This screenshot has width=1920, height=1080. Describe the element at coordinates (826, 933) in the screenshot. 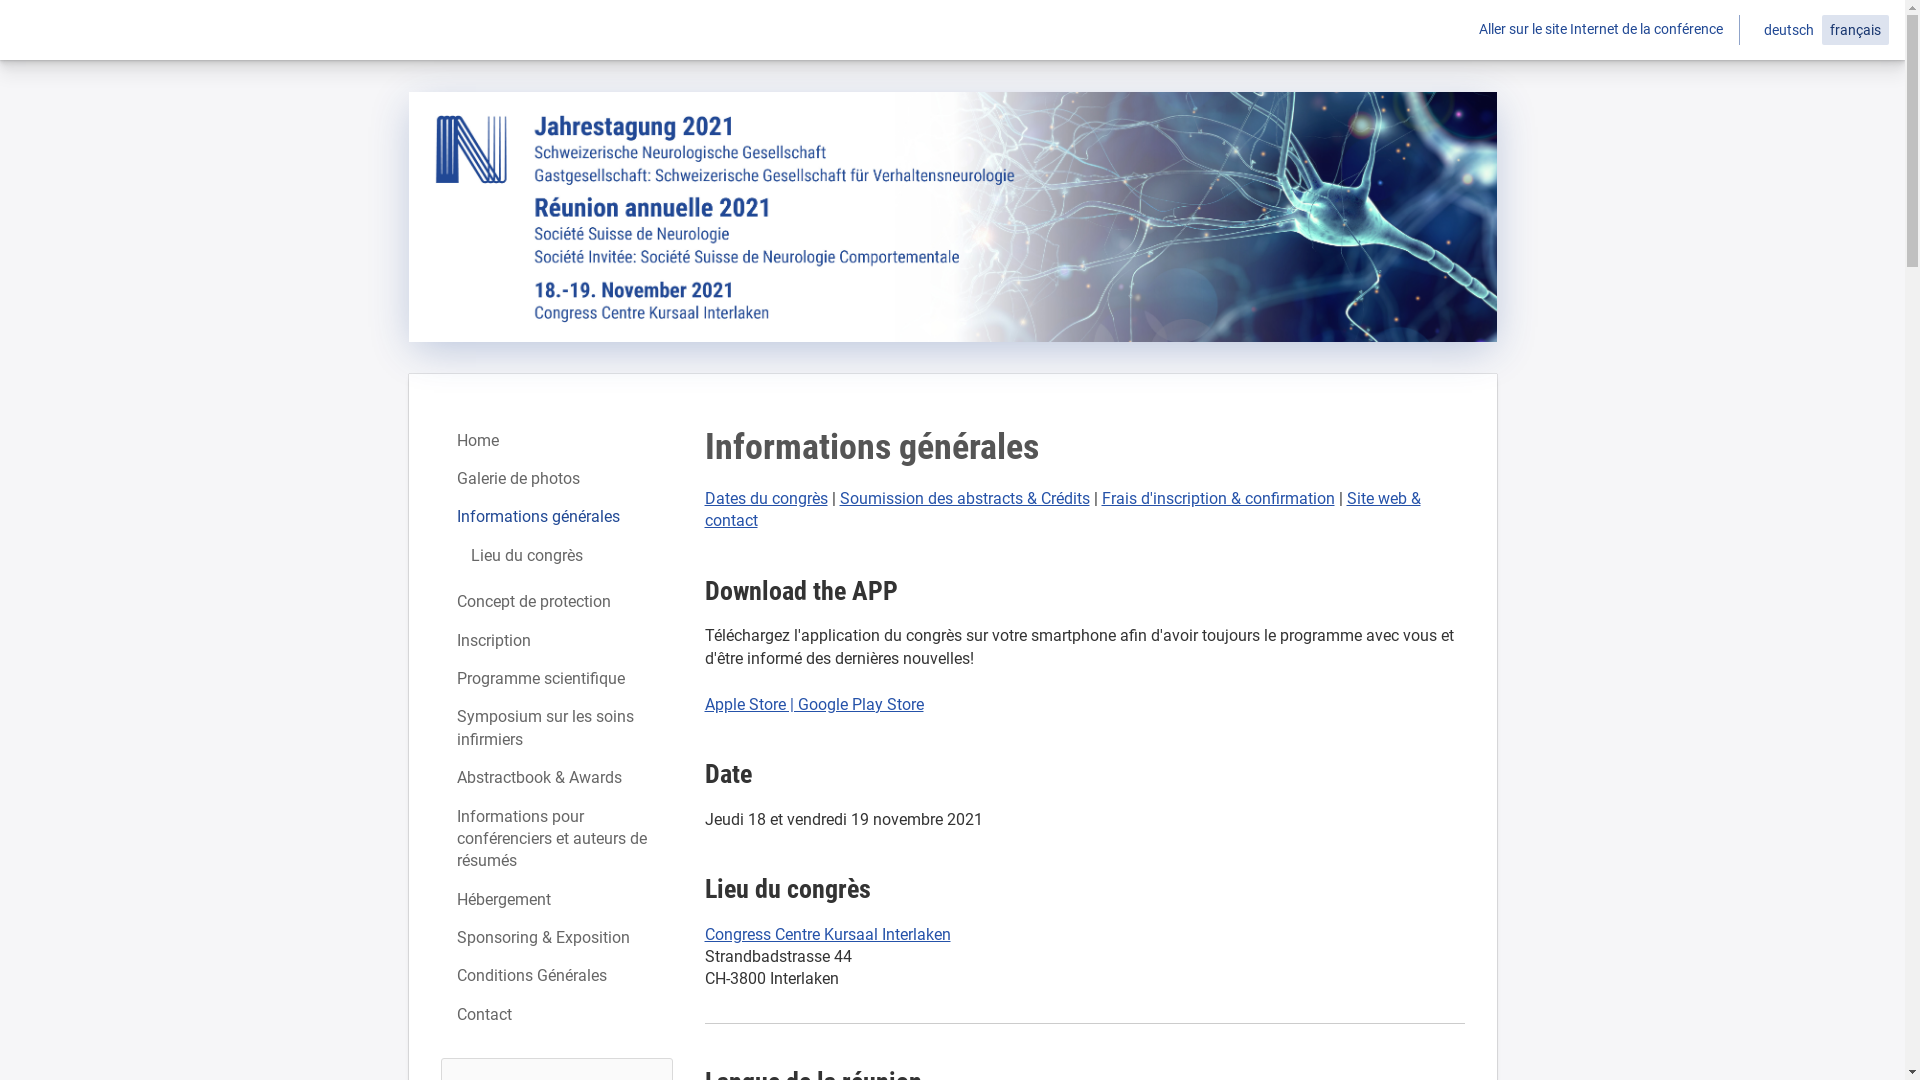

I see `'Congress Centre Kursaal Interlaken'` at that location.